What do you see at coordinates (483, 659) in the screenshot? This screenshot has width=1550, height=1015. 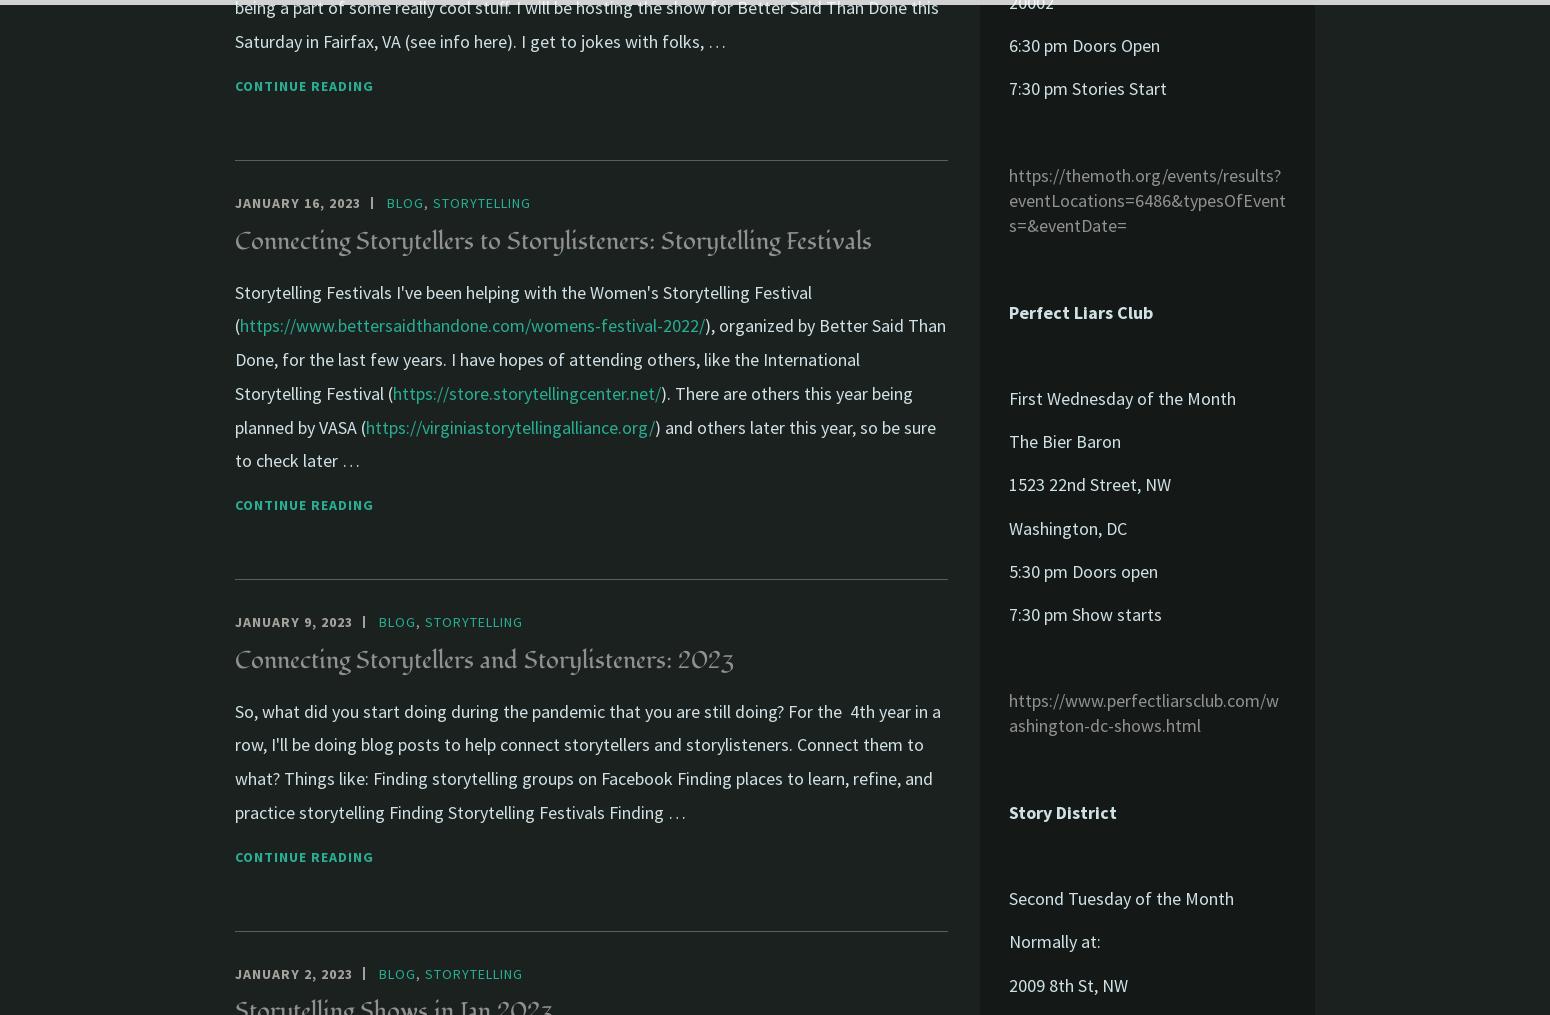 I see `'Connecting Storytellers and Storylisteners: 2023'` at bounding box center [483, 659].